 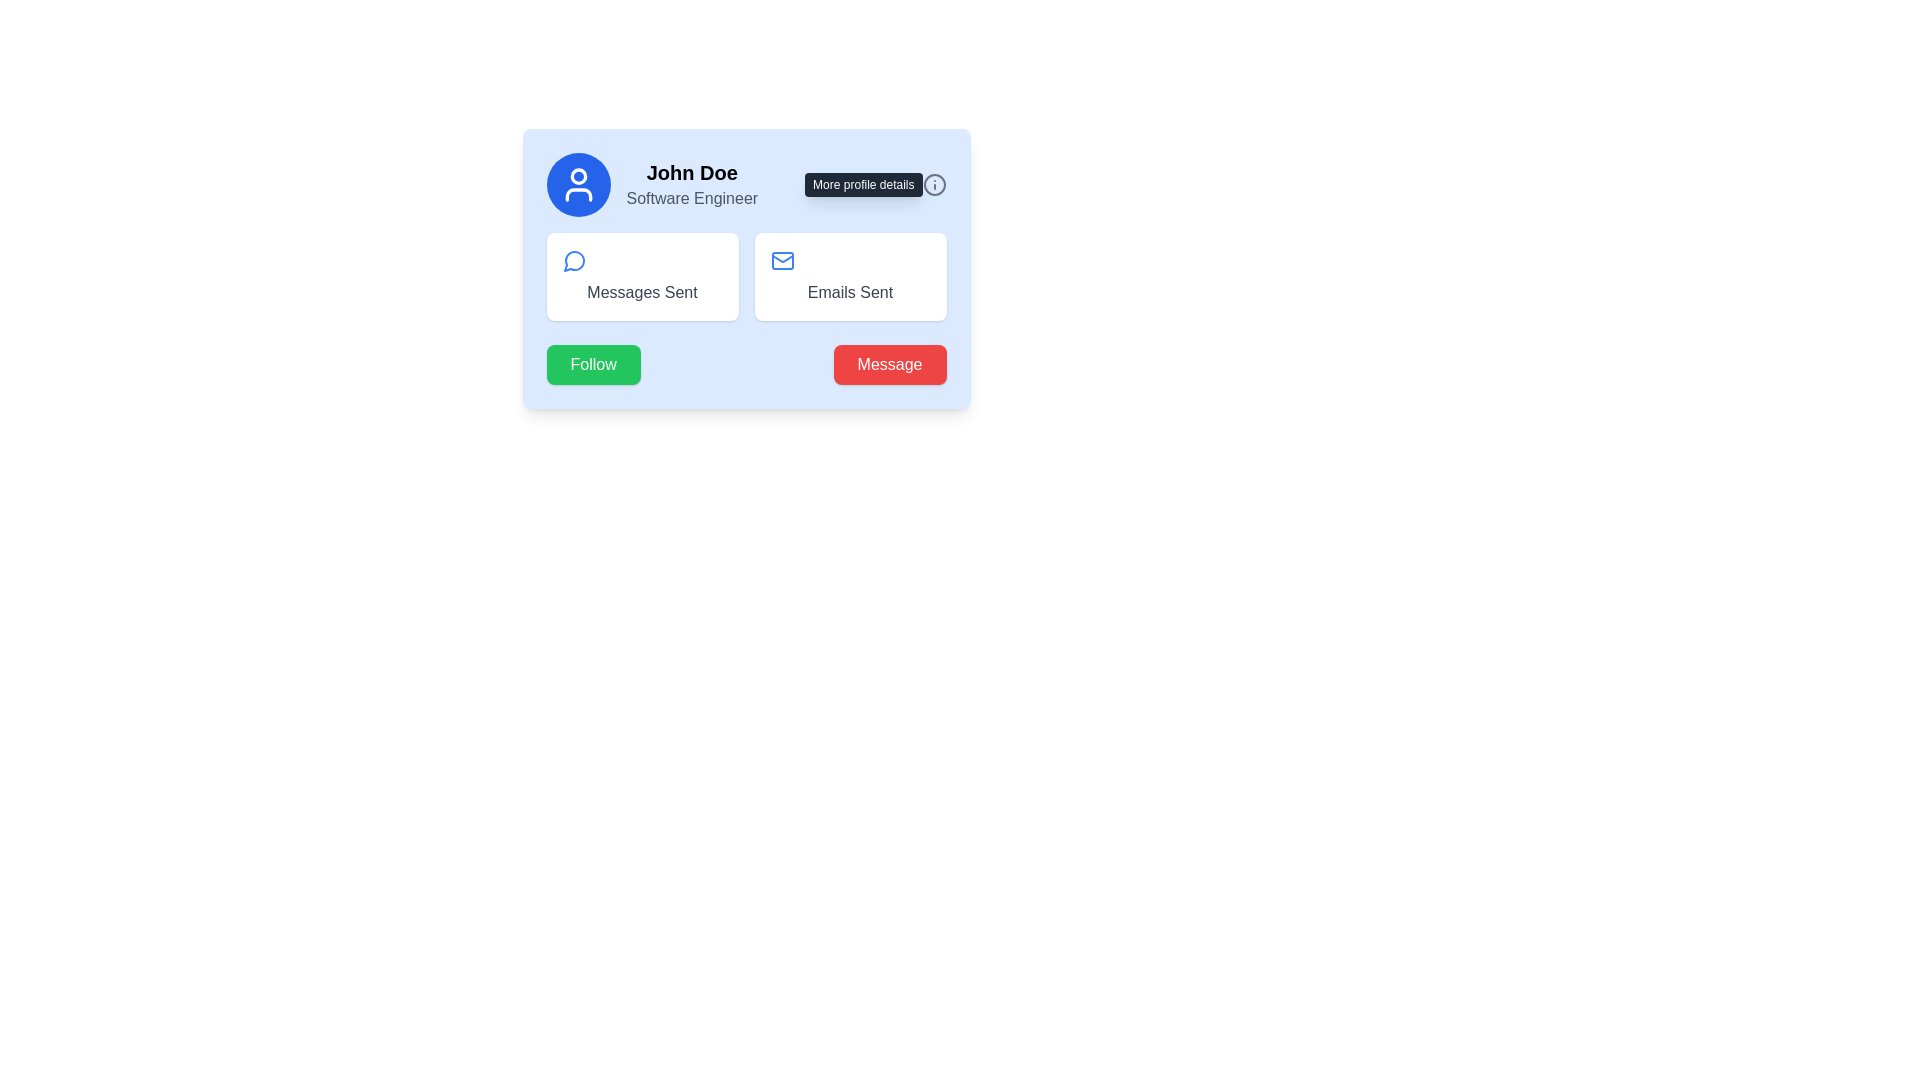 I want to click on bottom segment of the user icon, which is a graphical vector shape within a blue circular graphic component, located in the top-left section of the card layout, so click(x=577, y=195).